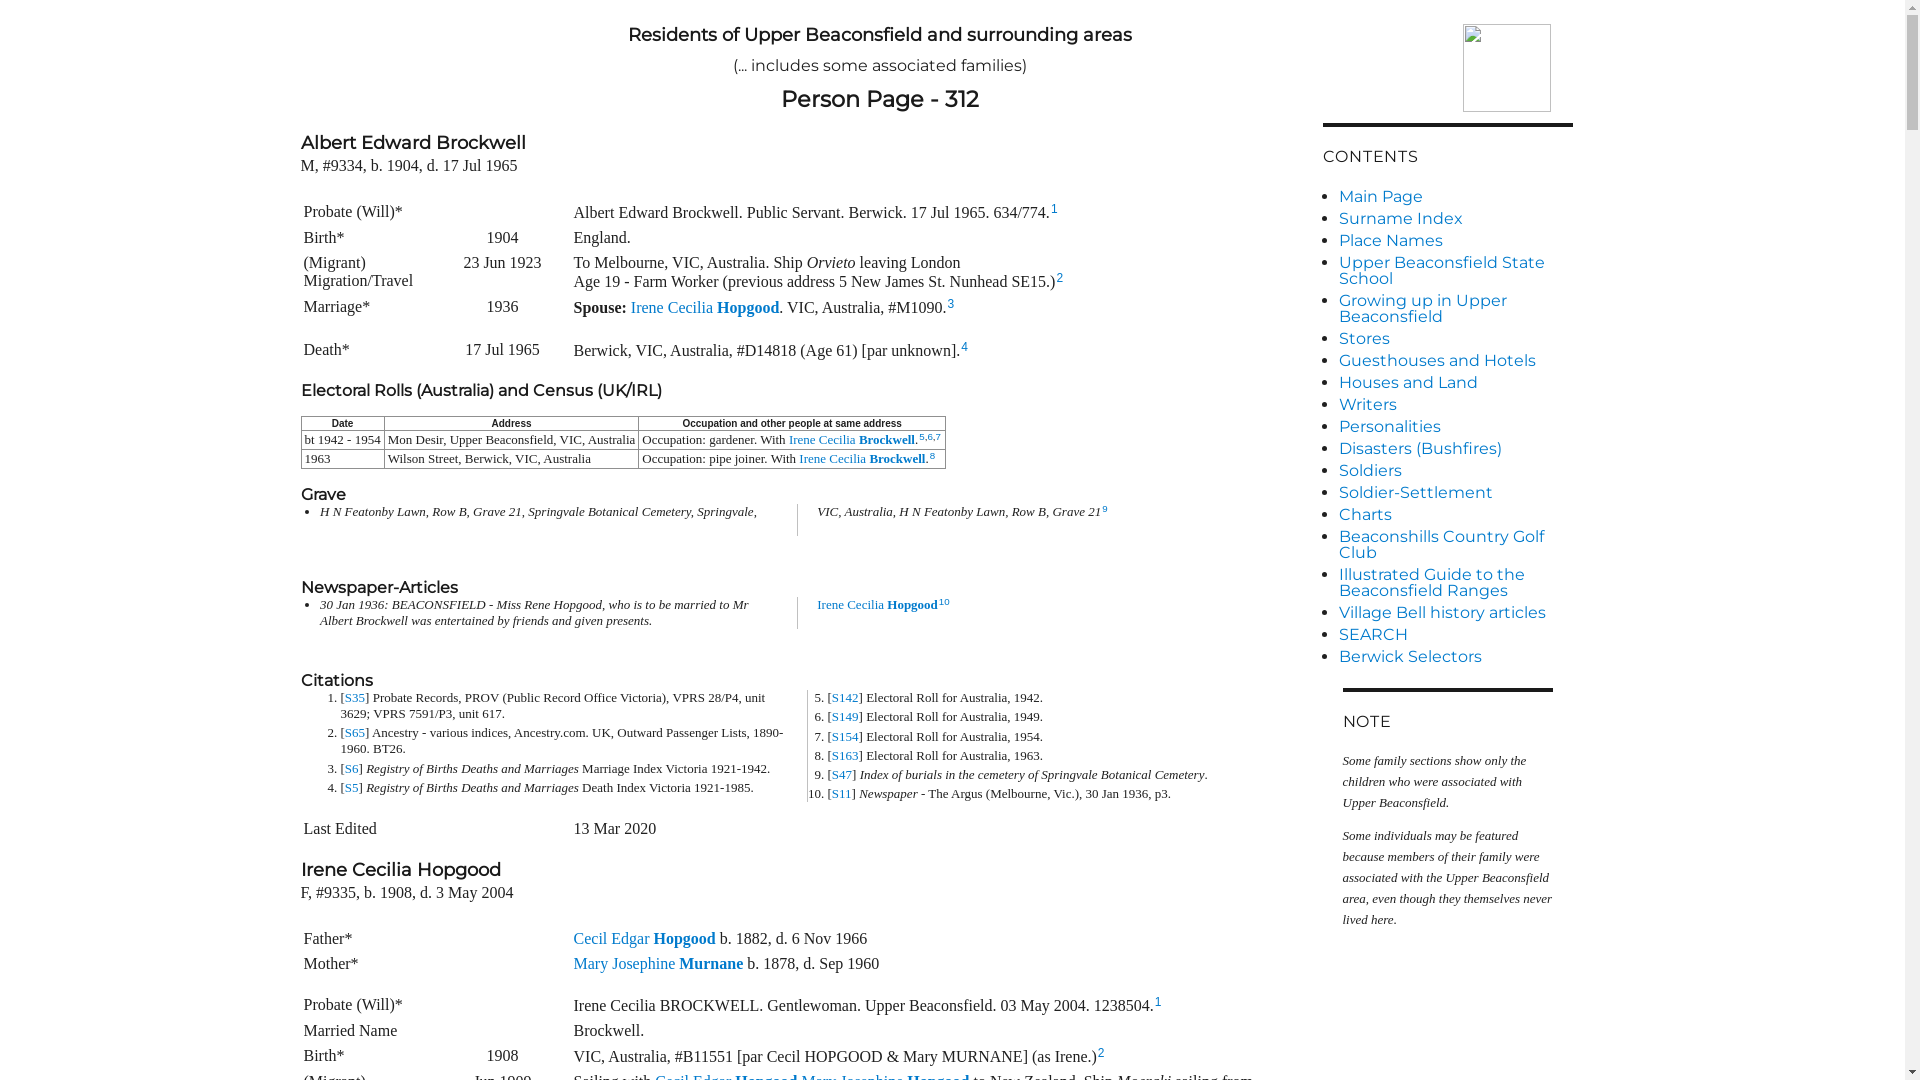 The image size is (1920, 1080). Describe the element at coordinates (937, 435) in the screenshot. I see `'7'` at that location.